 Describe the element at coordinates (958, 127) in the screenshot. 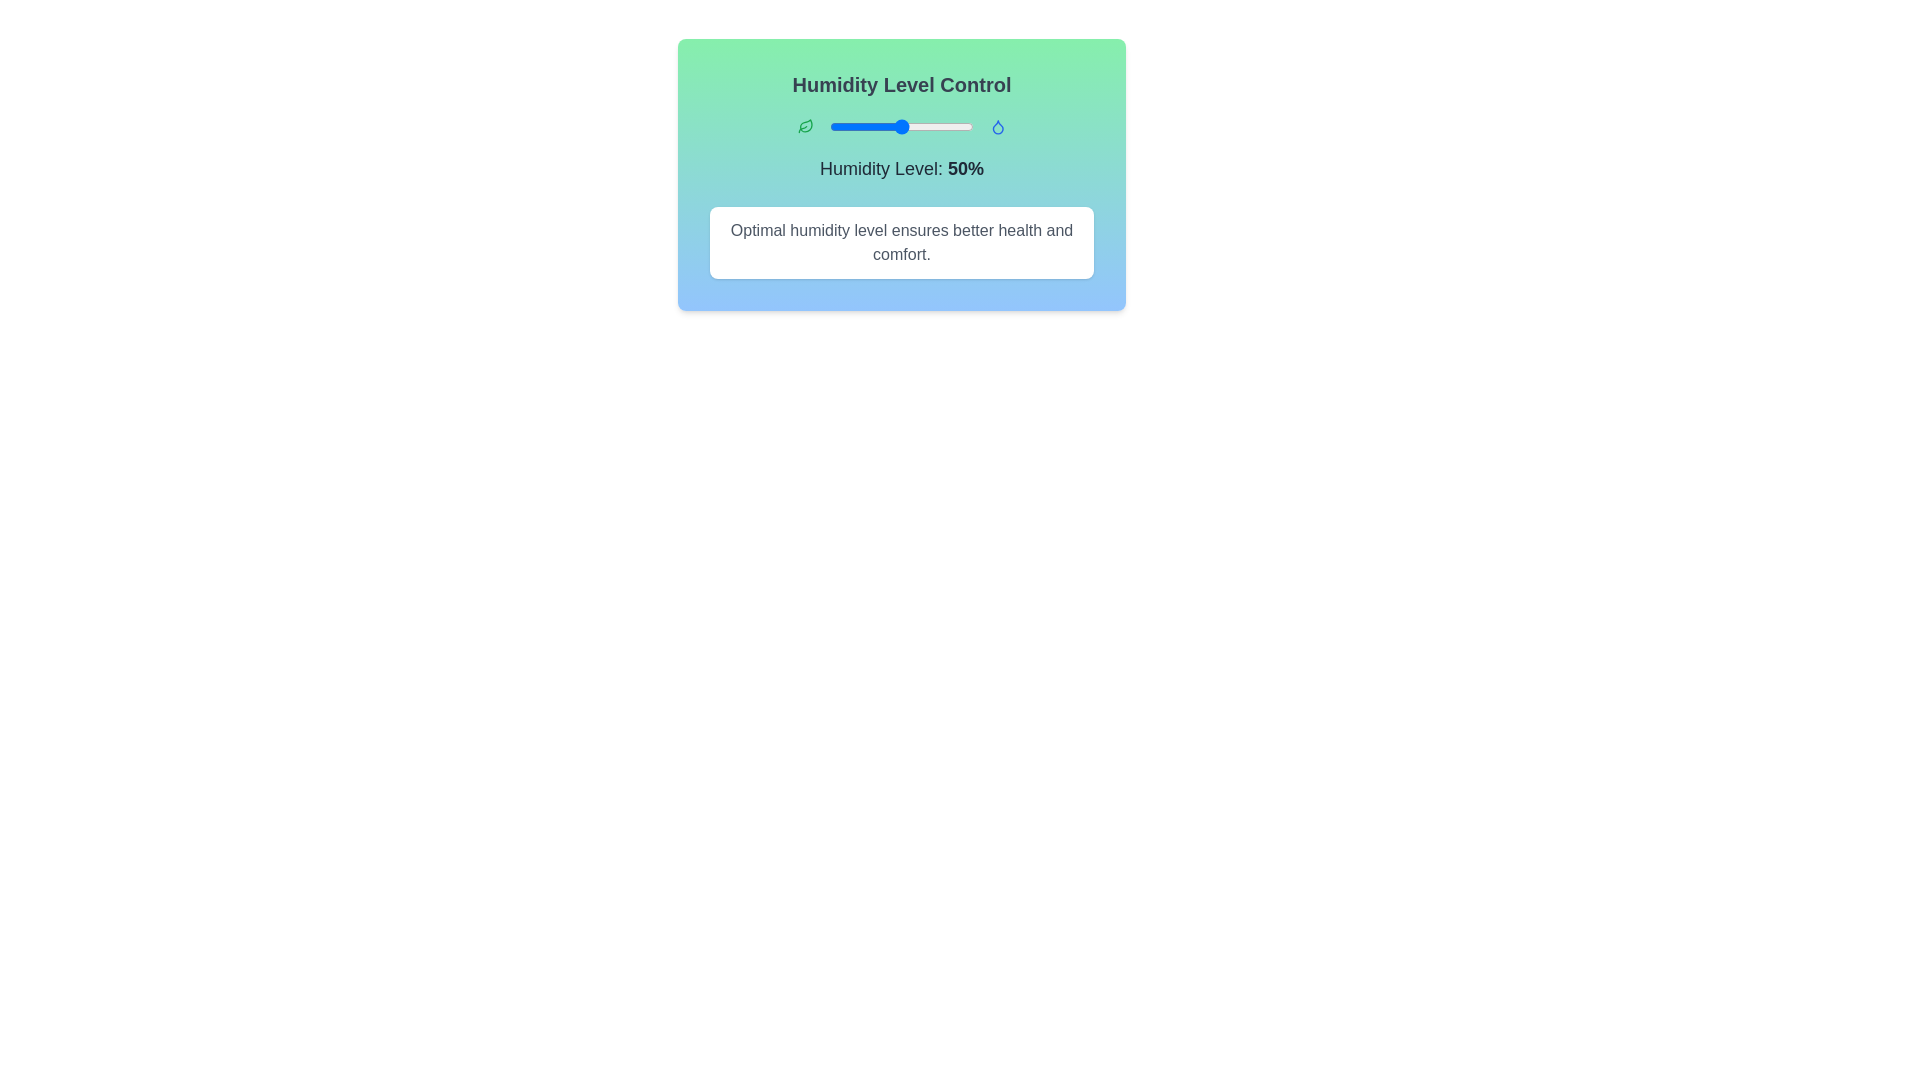

I see `the humidity slider to set the level to 90%` at that location.